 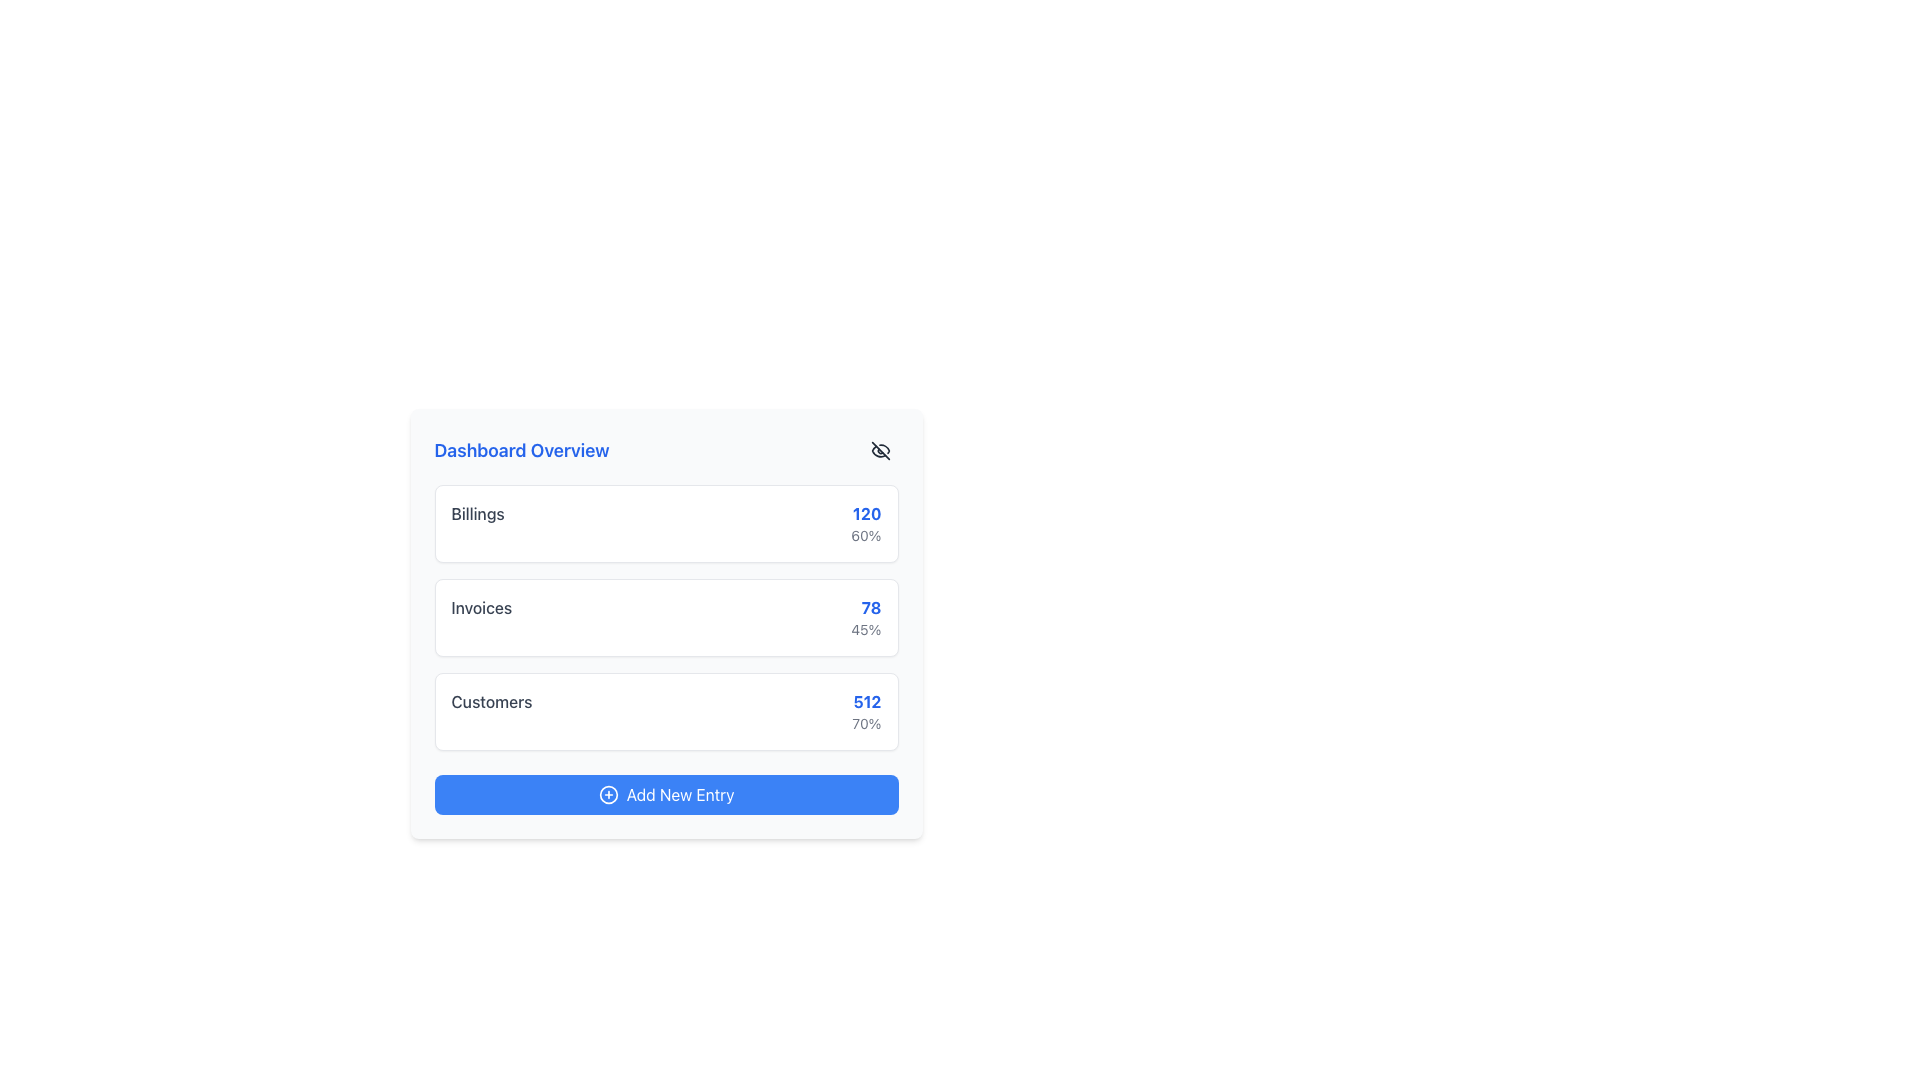 What do you see at coordinates (866, 512) in the screenshot?
I see `the Text label displaying the number '120' in the top-right part of the 'Billings' section of the dashboard` at bounding box center [866, 512].